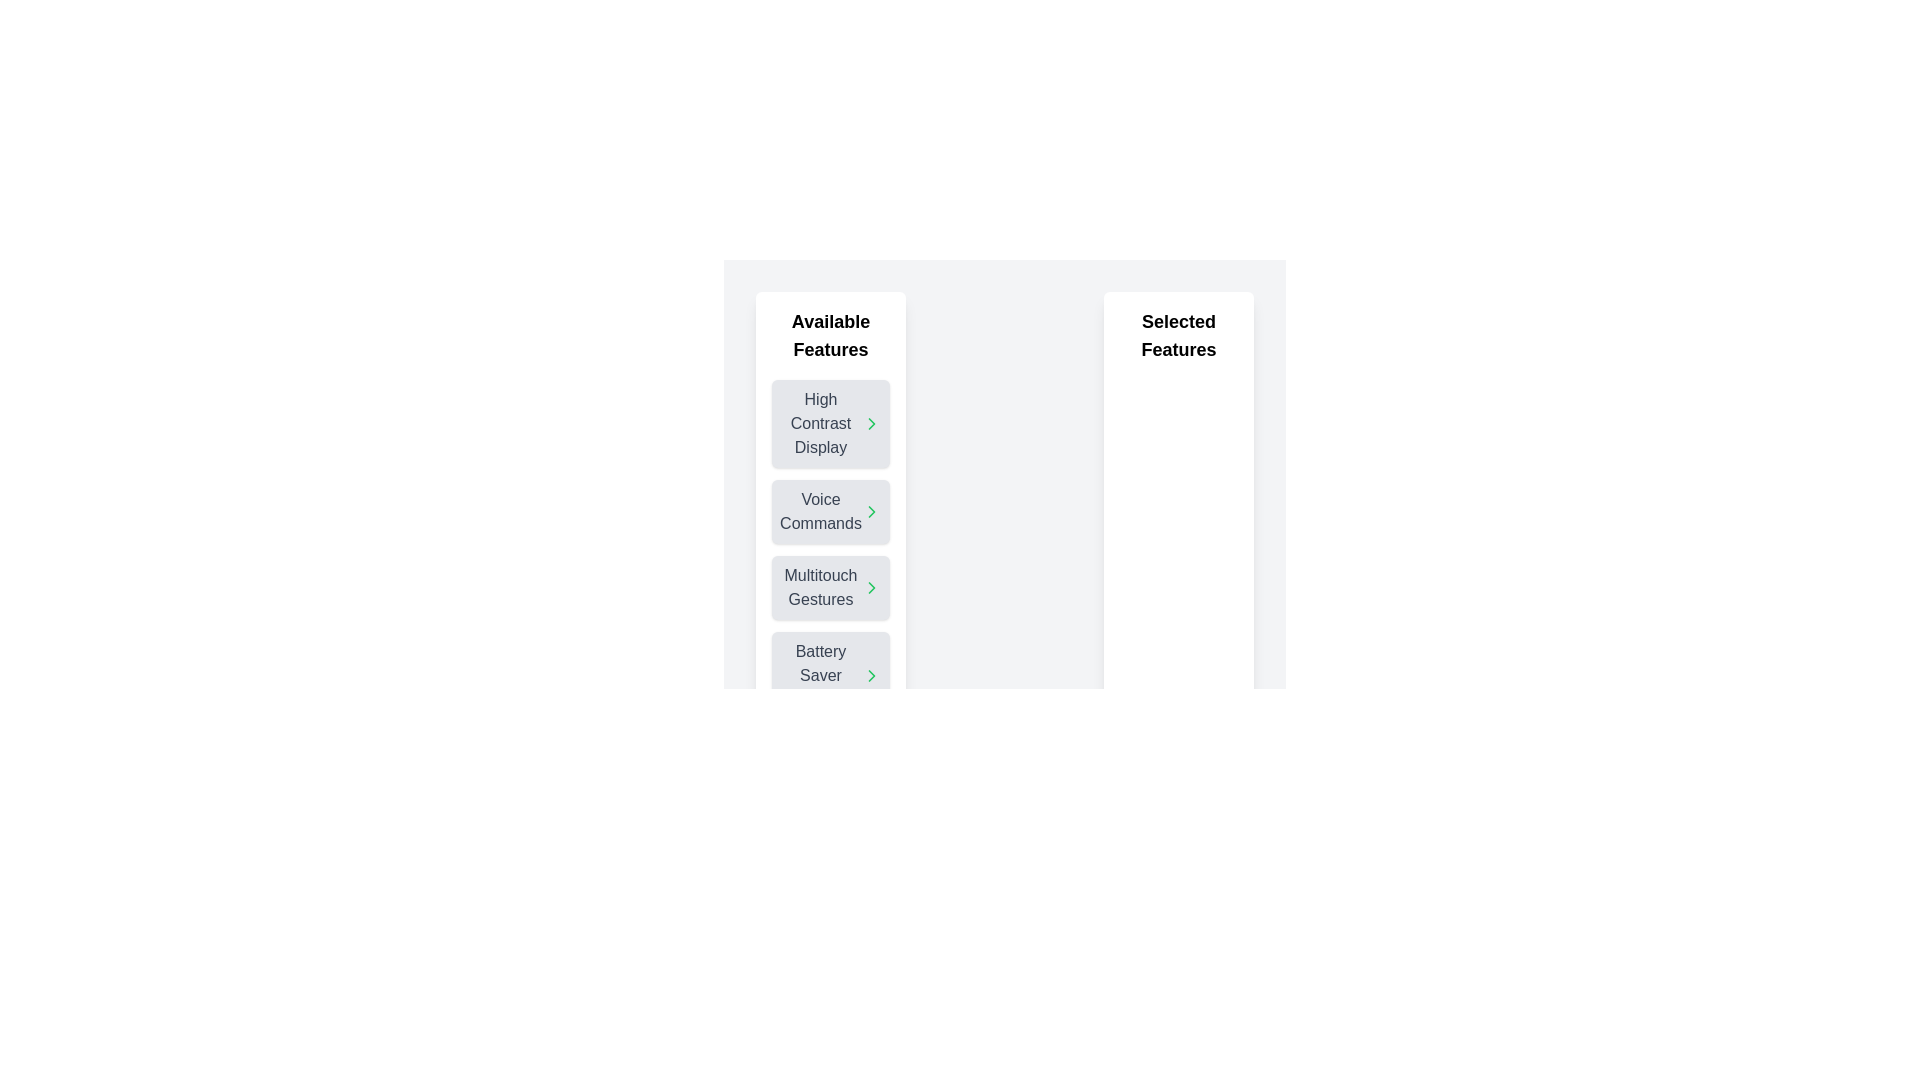  I want to click on the transfer button for the item 'Voice Commands' in the available features list to move it to the selected features list, so click(872, 511).